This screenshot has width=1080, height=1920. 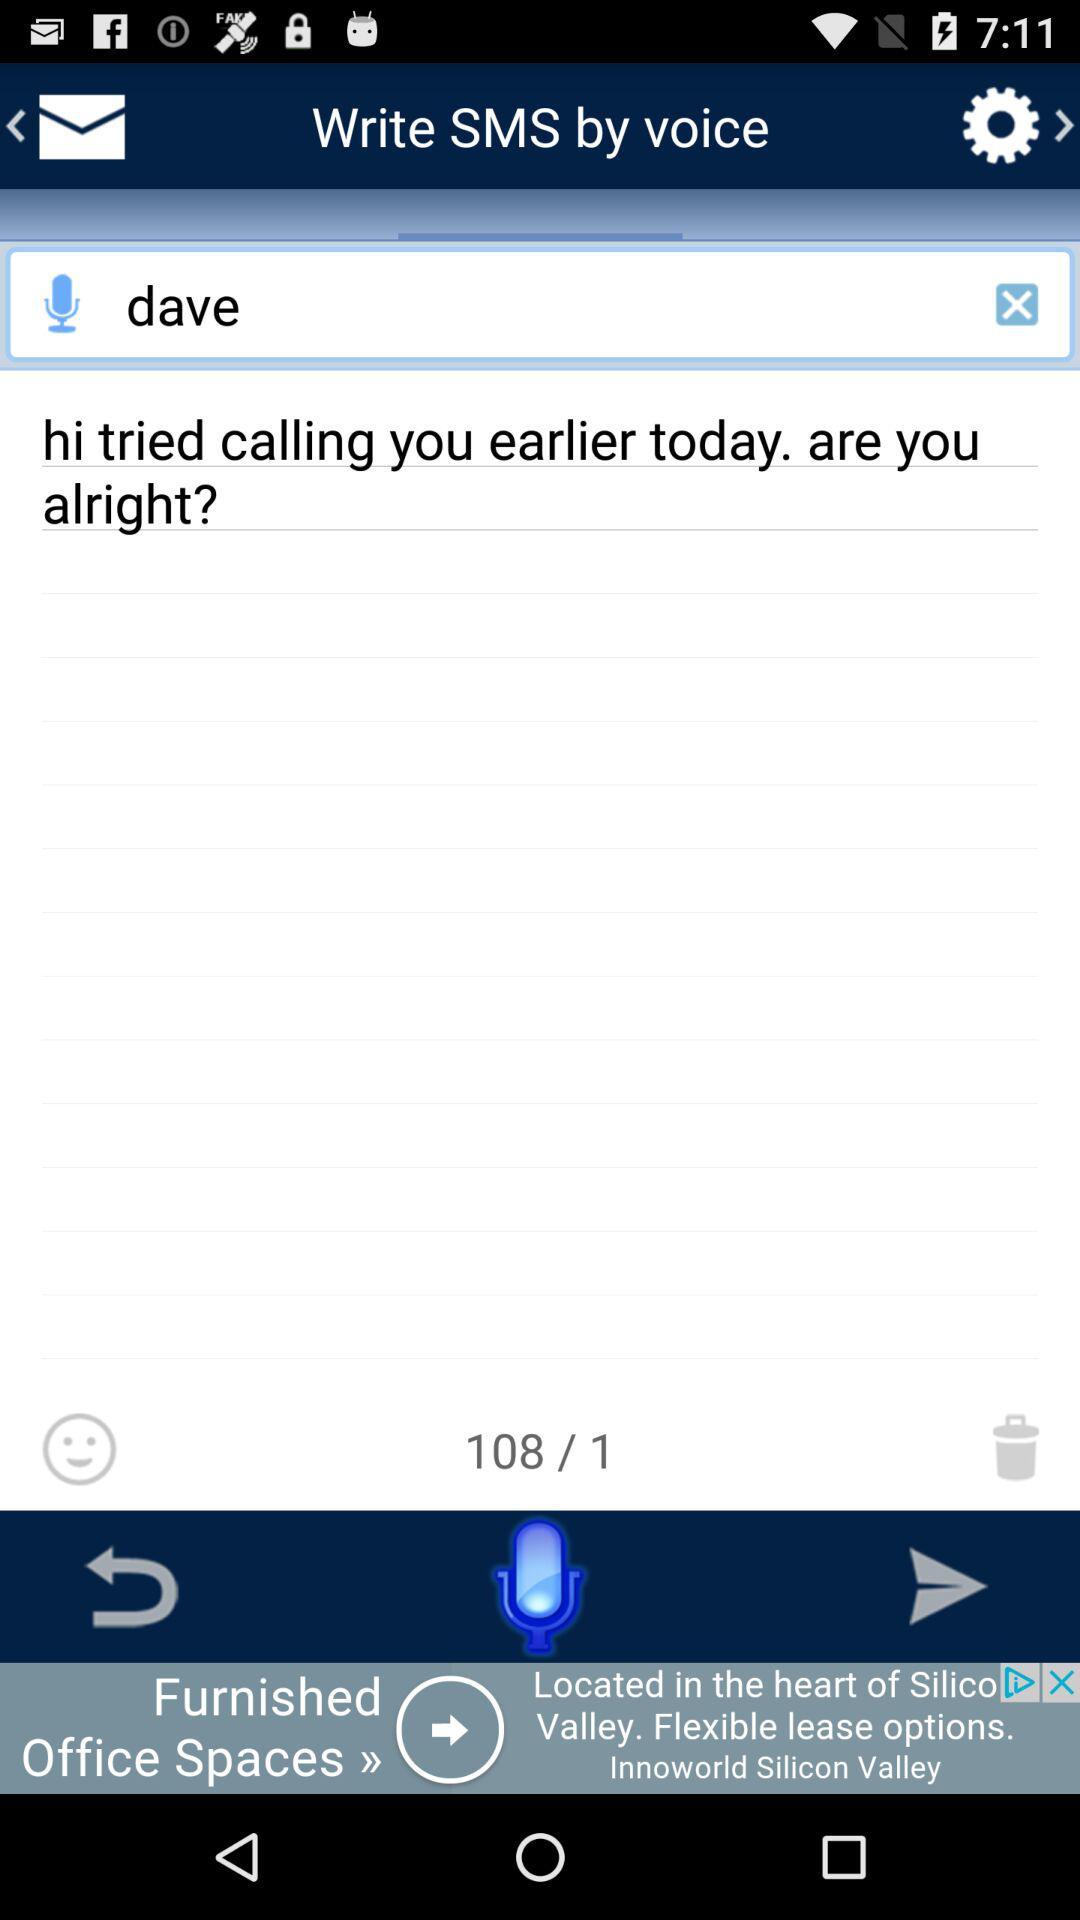 What do you see at coordinates (131, 1585) in the screenshot?
I see `go back` at bounding box center [131, 1585].